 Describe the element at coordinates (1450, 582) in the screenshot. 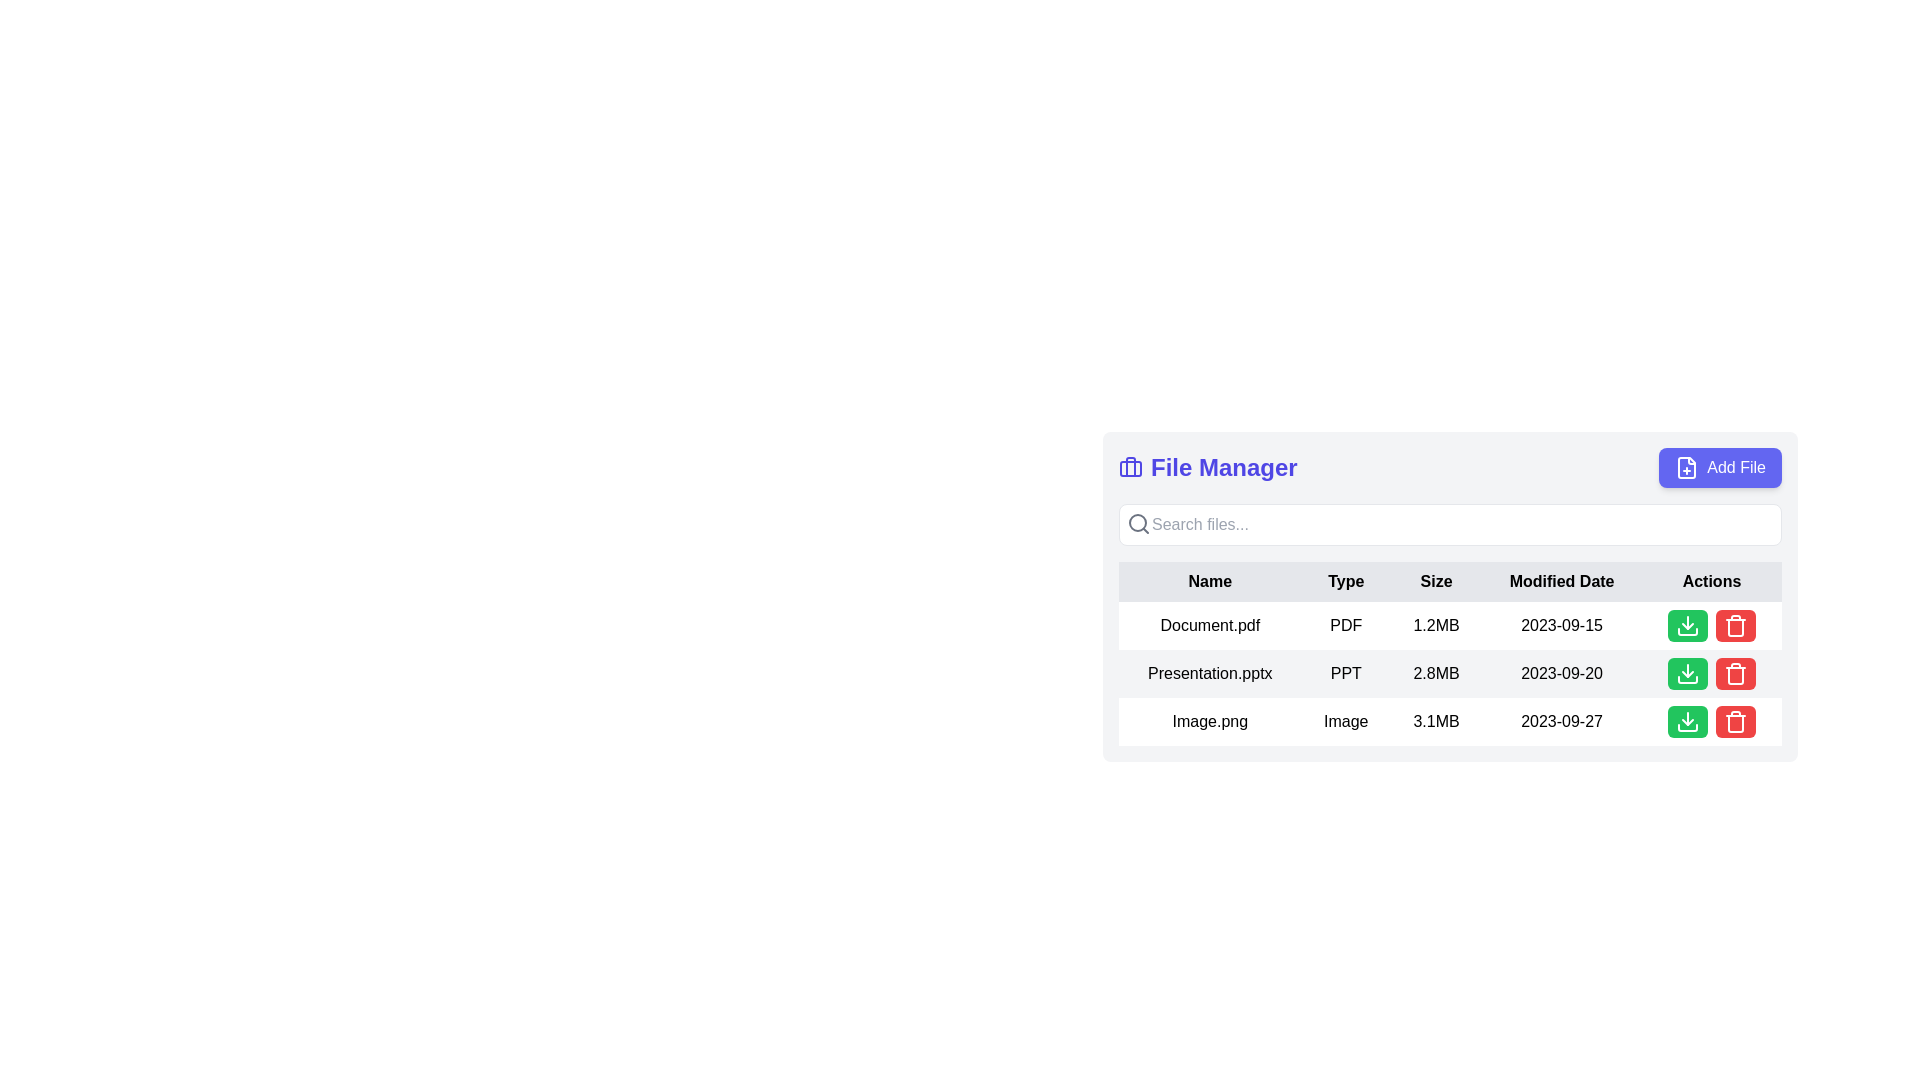

I see `the Table Header element that labels the columns of the file details table in the file manager interface` at that location.